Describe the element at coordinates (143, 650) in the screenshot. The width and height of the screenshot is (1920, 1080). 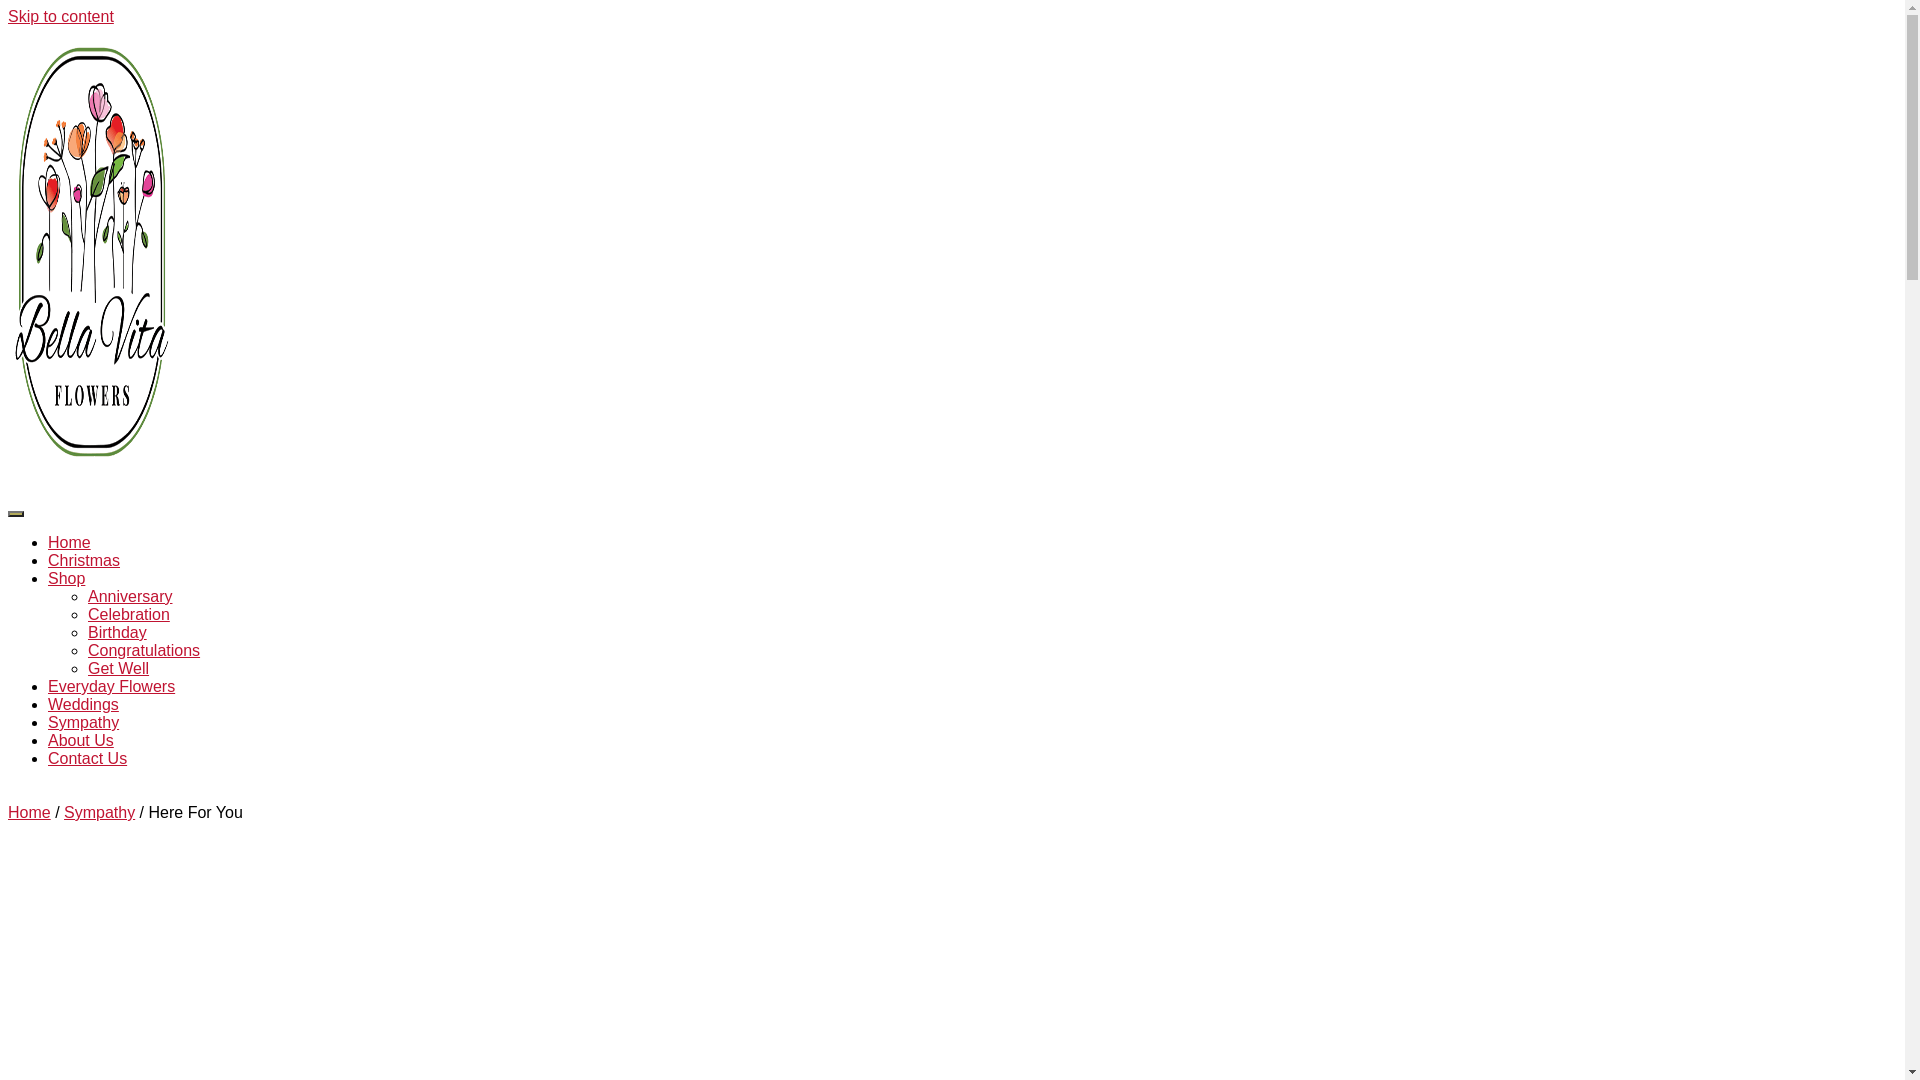
I see `'Congratulations'` at that location.